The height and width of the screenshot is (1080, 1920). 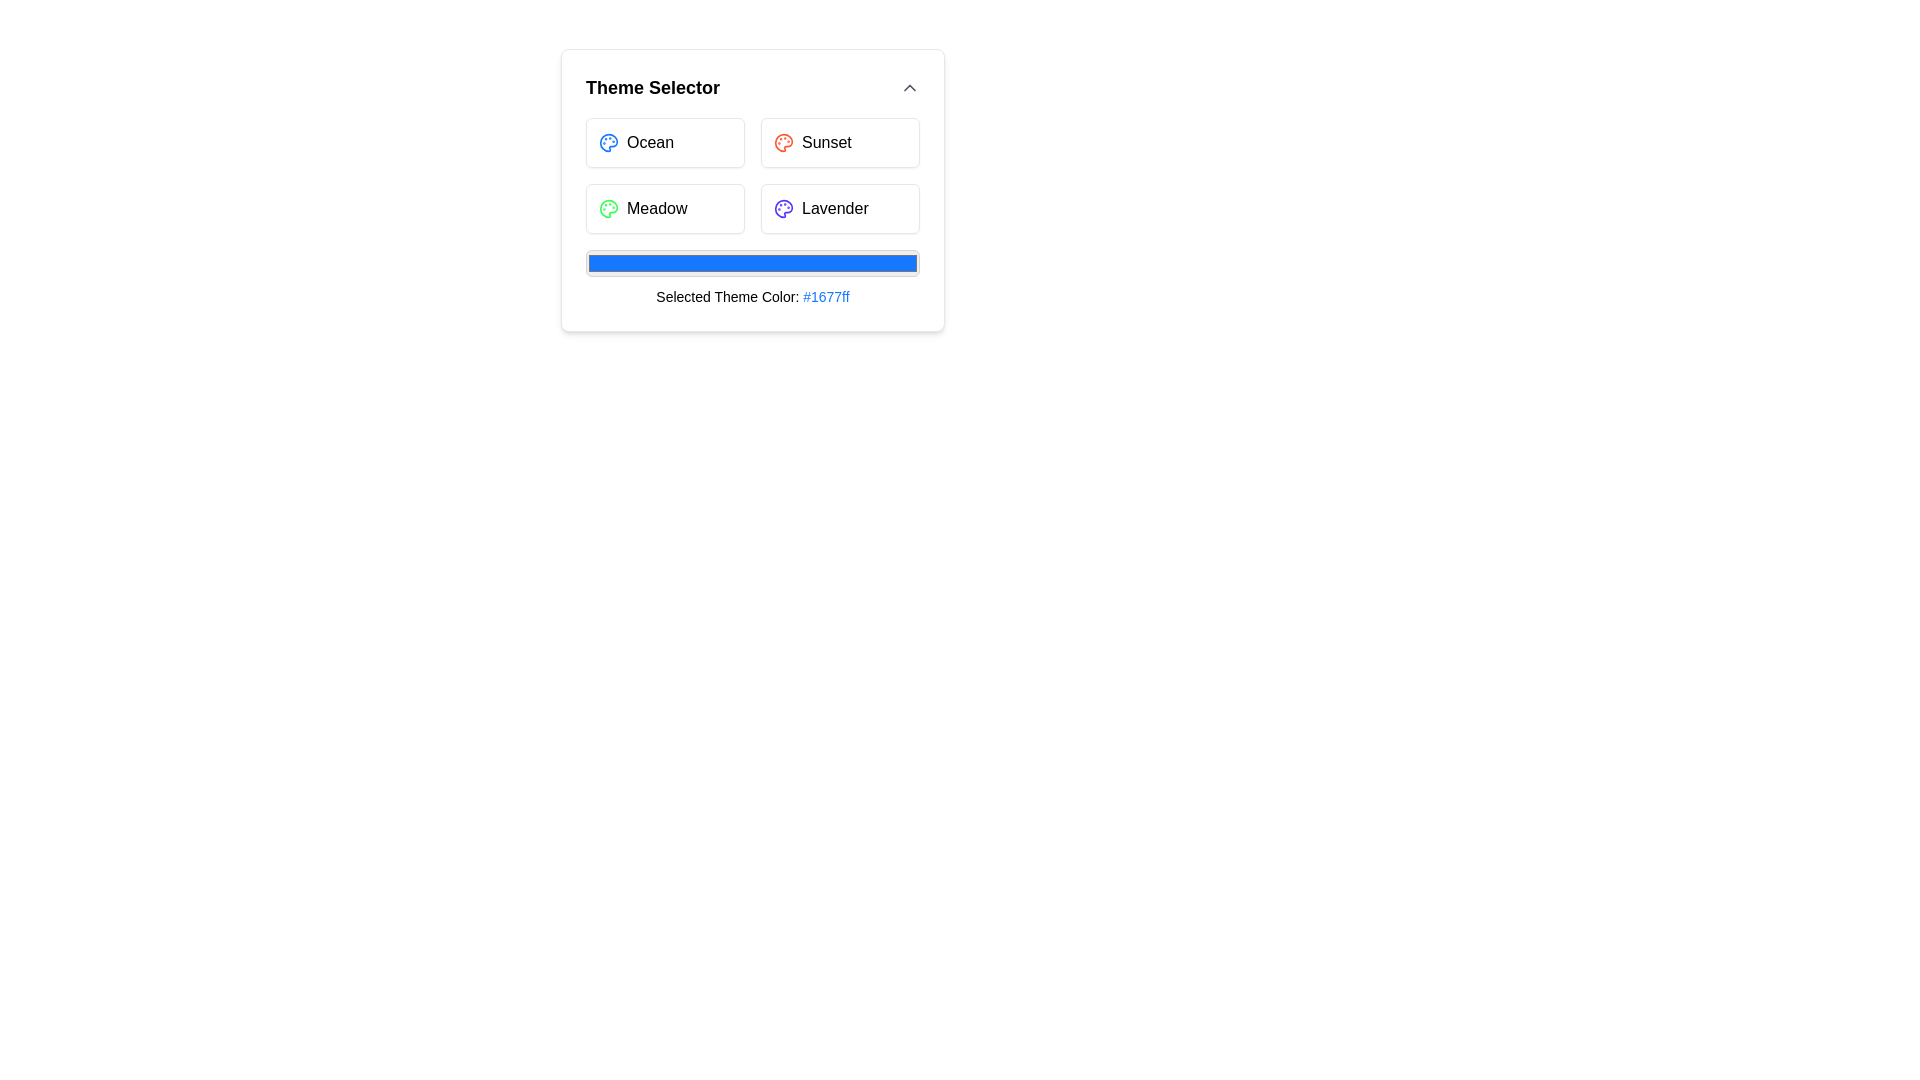 I want to click on the 'Lavender' button, which is a rectangular button with a palette icon and text, located in the bottom-right corner of the Theme Selector grid, so click(x=840, y=208).